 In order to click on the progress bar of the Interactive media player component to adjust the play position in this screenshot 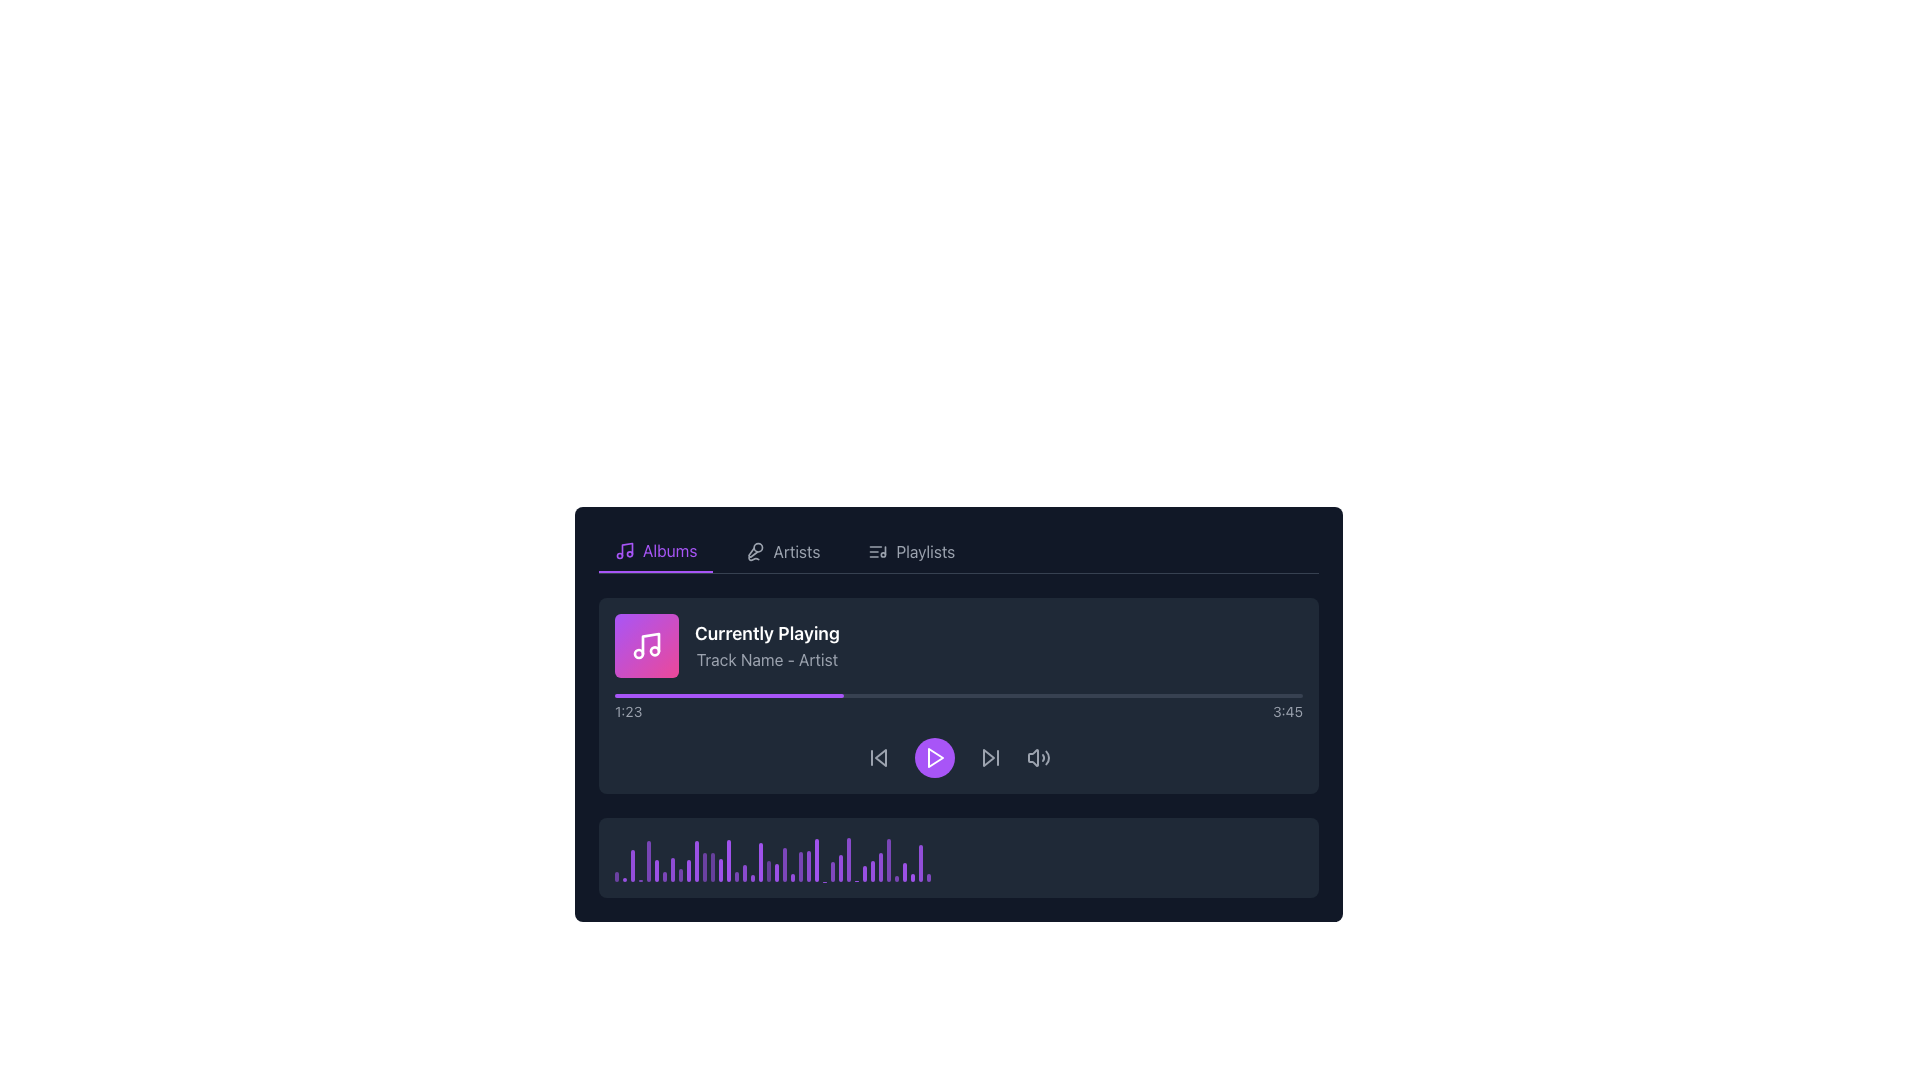, I will do `click(958, 694)`.